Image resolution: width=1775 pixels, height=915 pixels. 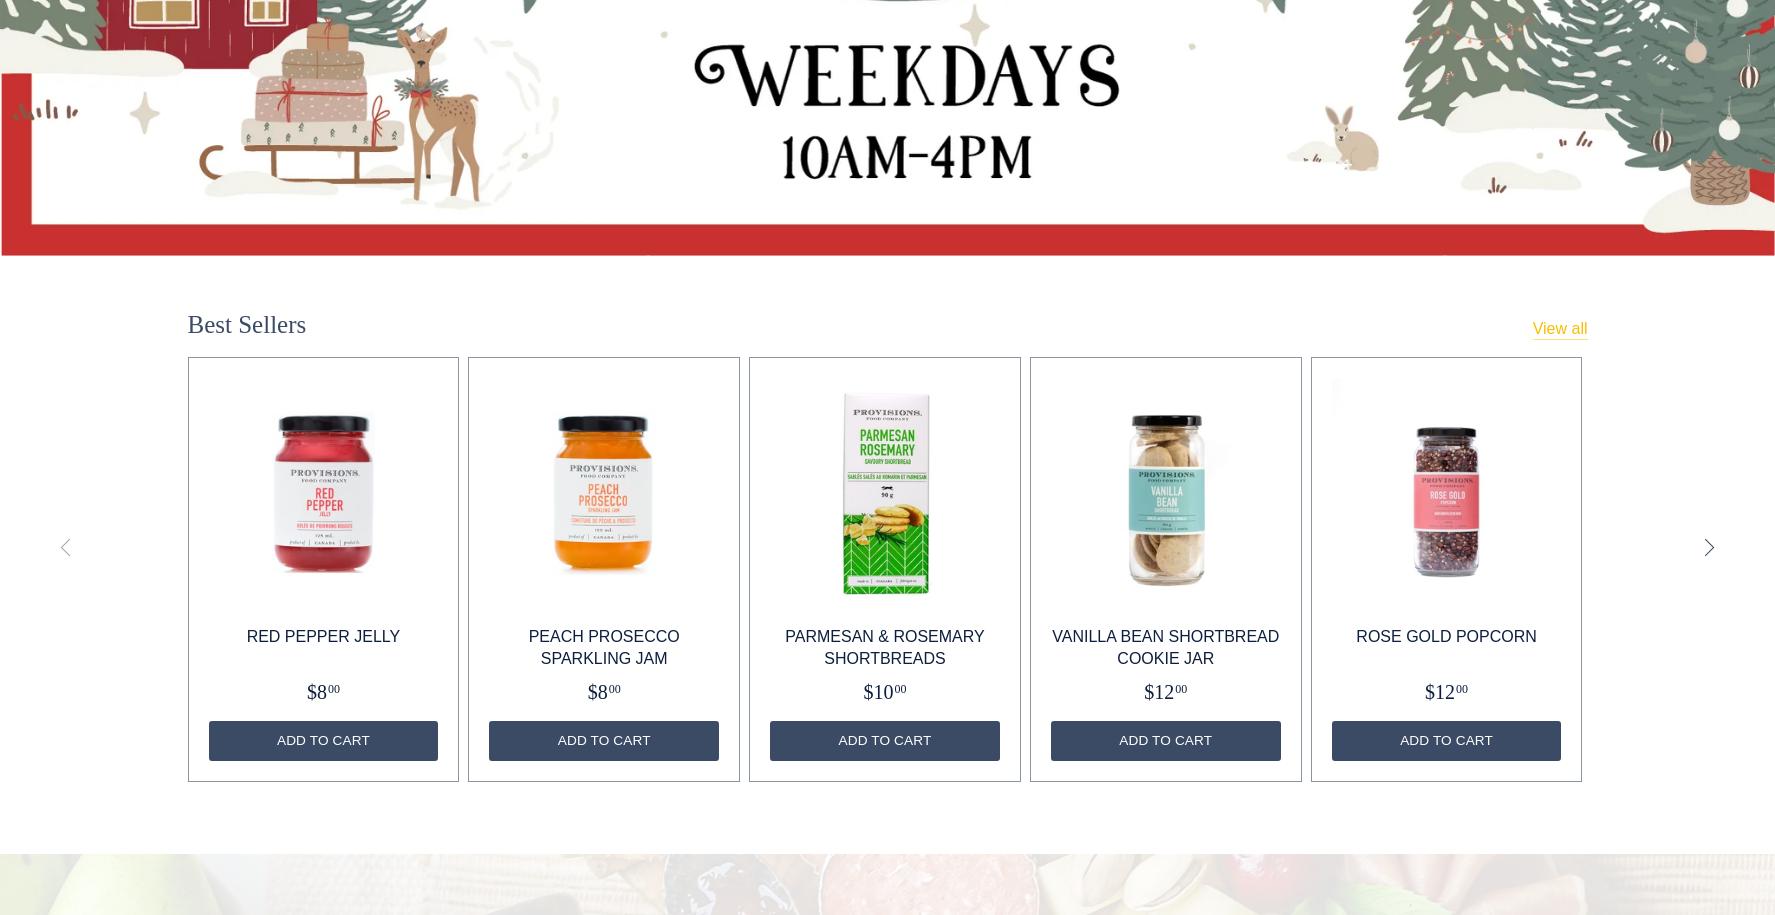 What do you see at coordinates (883, 646) in the screenshot?
I see `'PARMESAN & ROSEMARY SHORTBREADS'` at bounding box center [883, 646].